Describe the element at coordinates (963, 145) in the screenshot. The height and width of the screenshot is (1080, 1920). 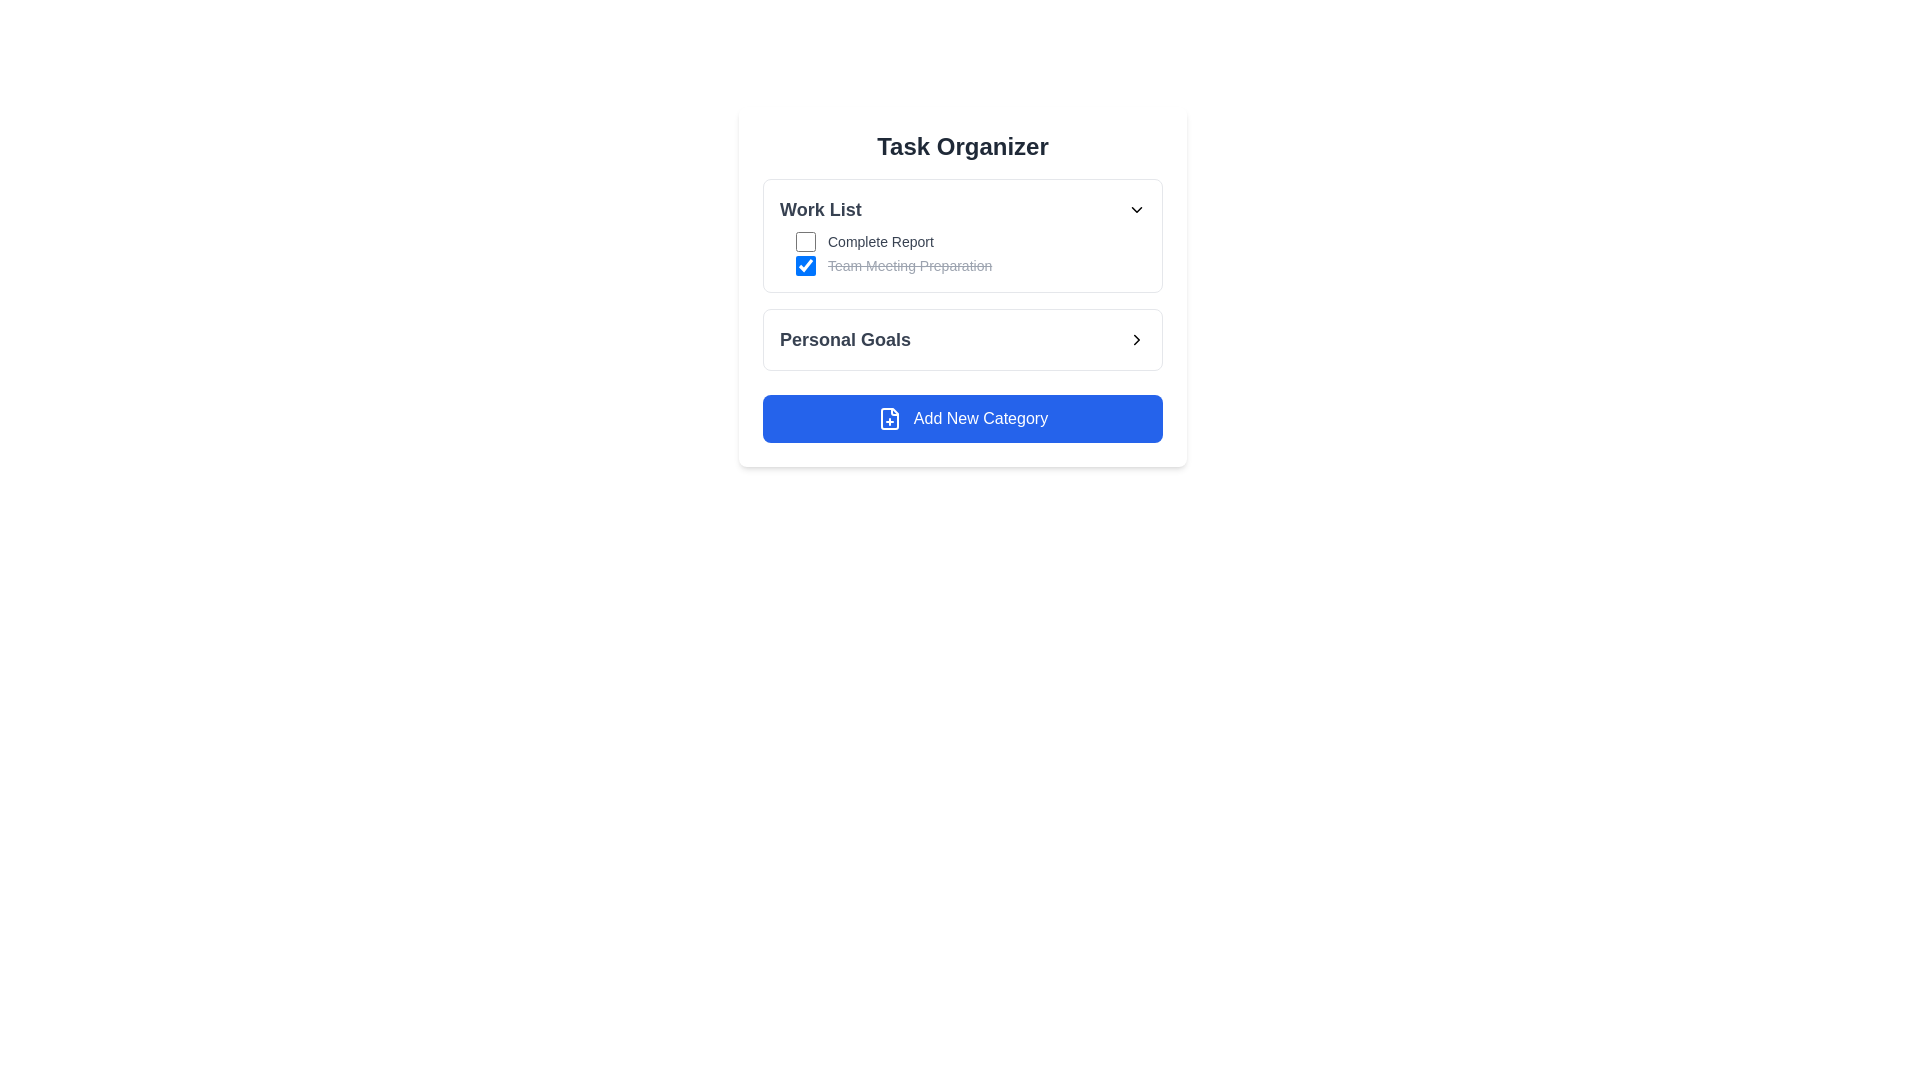
I see `the main title or heading element located at the top section of the card layout, which serves as a clear identifier for the section's purpose` at that location.